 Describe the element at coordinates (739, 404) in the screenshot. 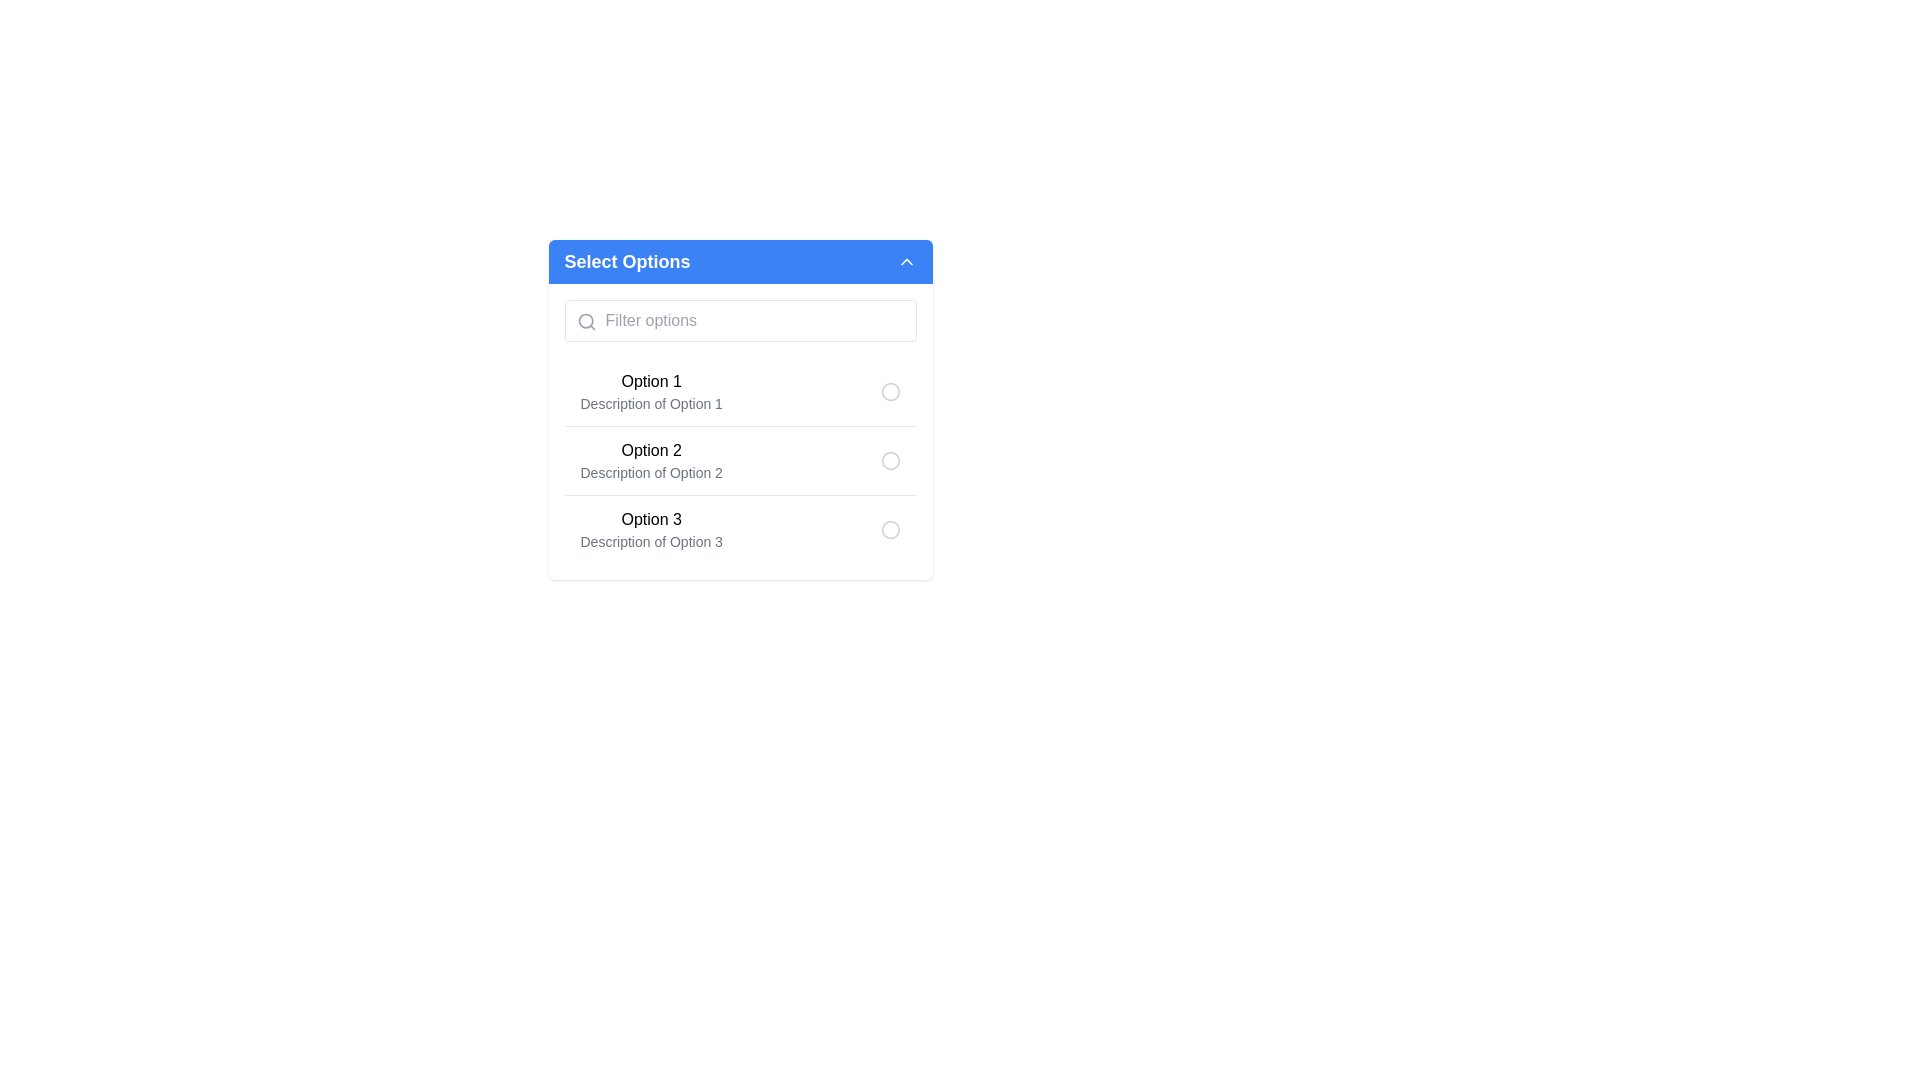

I see `the first option item within the 'Select Options' dropdown menu` at that location.